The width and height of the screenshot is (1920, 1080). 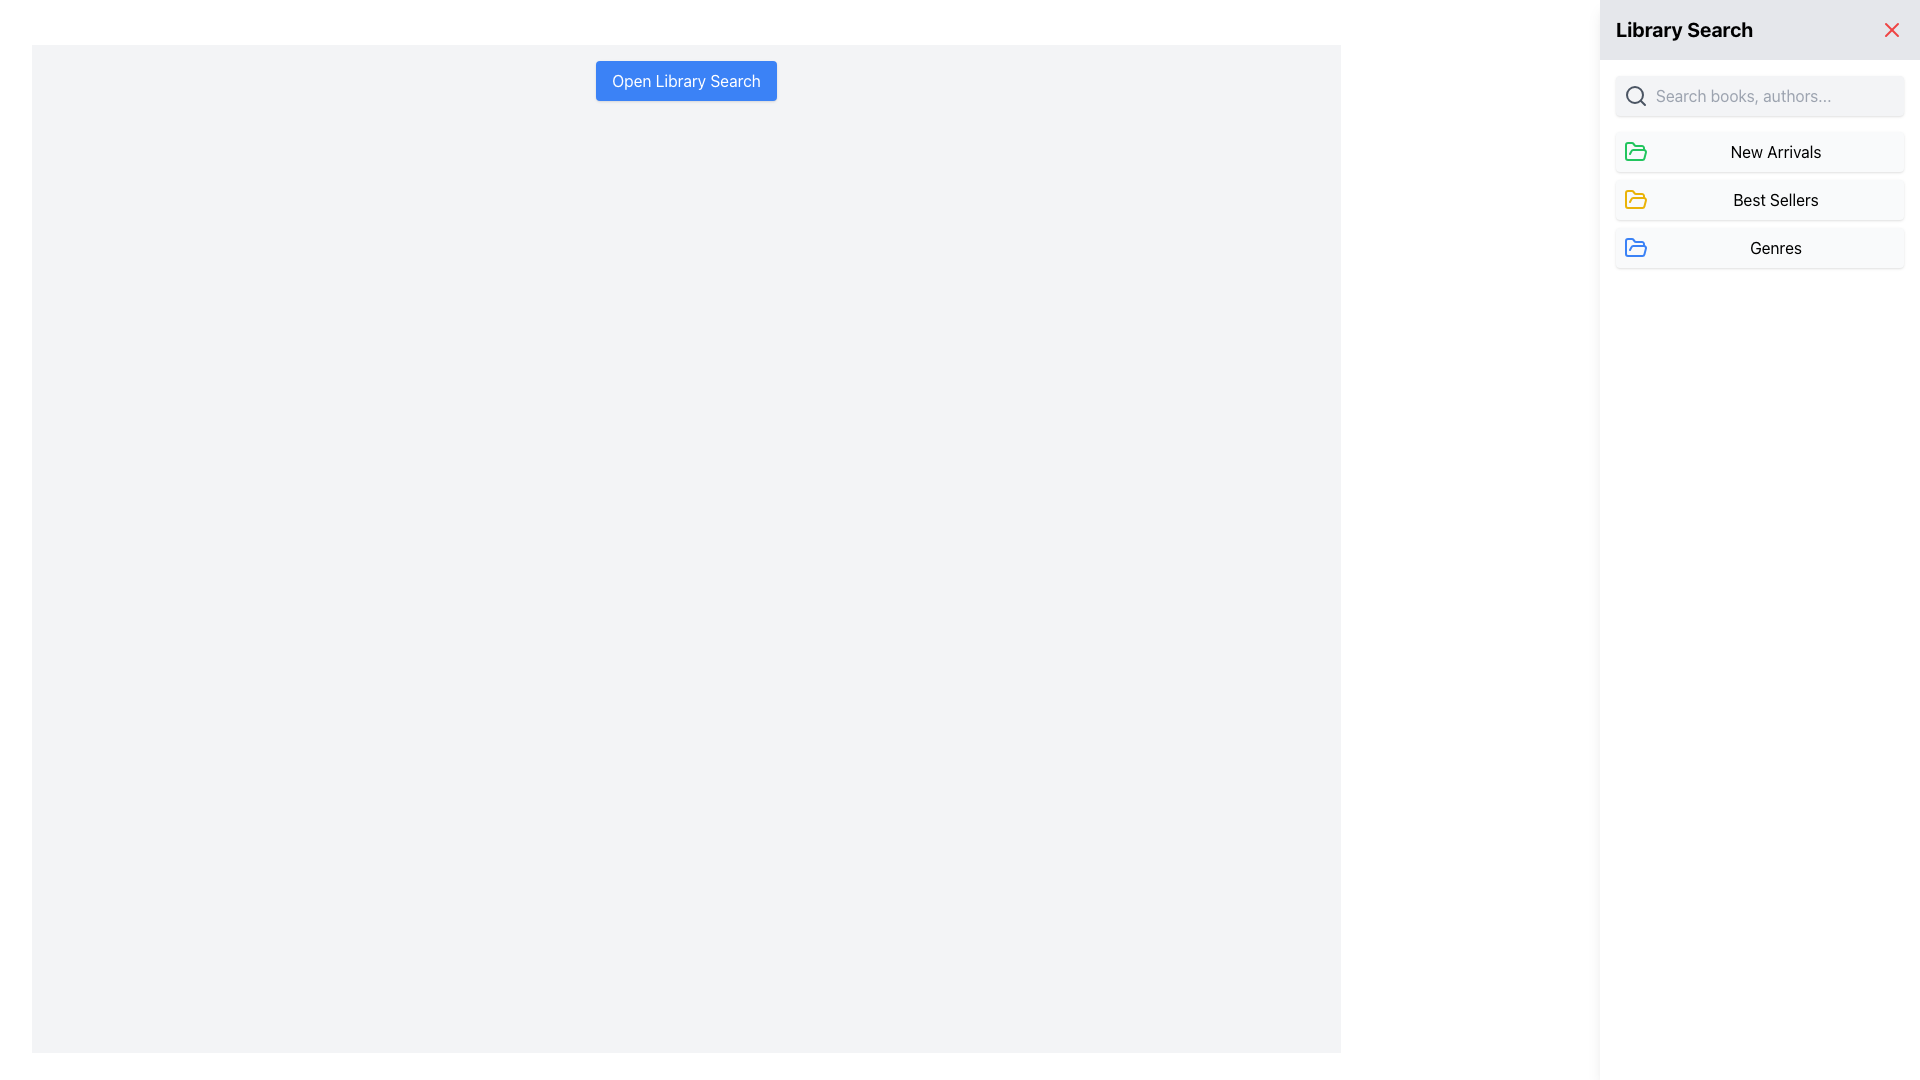 What do you see at coordinates (1636, 96) in the screenshot?
I see `the magnifying glass icon located in the header of the search panel, positioned to the left of the text input box labeled 'Search books, authors...'` at bounding box center [1636, 96].